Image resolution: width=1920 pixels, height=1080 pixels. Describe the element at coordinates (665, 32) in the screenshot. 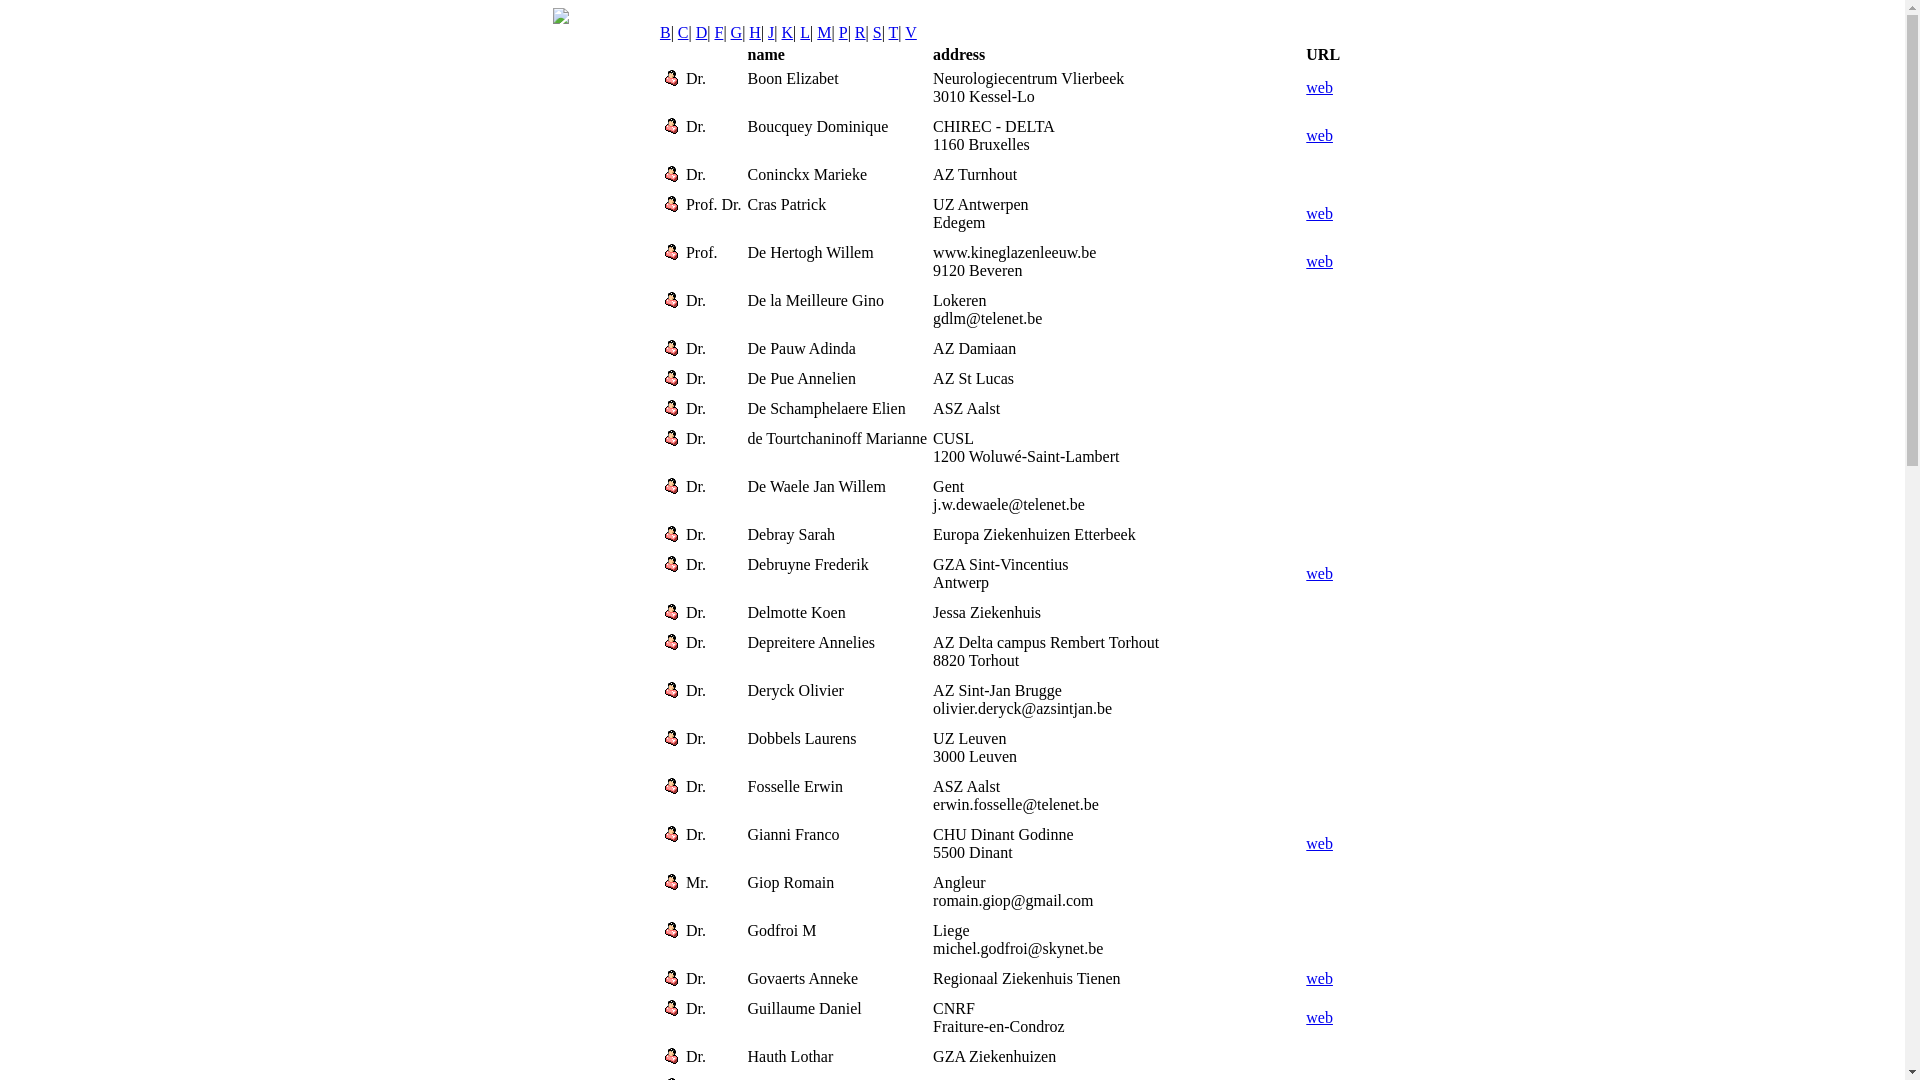

I see `'B'` at that location.